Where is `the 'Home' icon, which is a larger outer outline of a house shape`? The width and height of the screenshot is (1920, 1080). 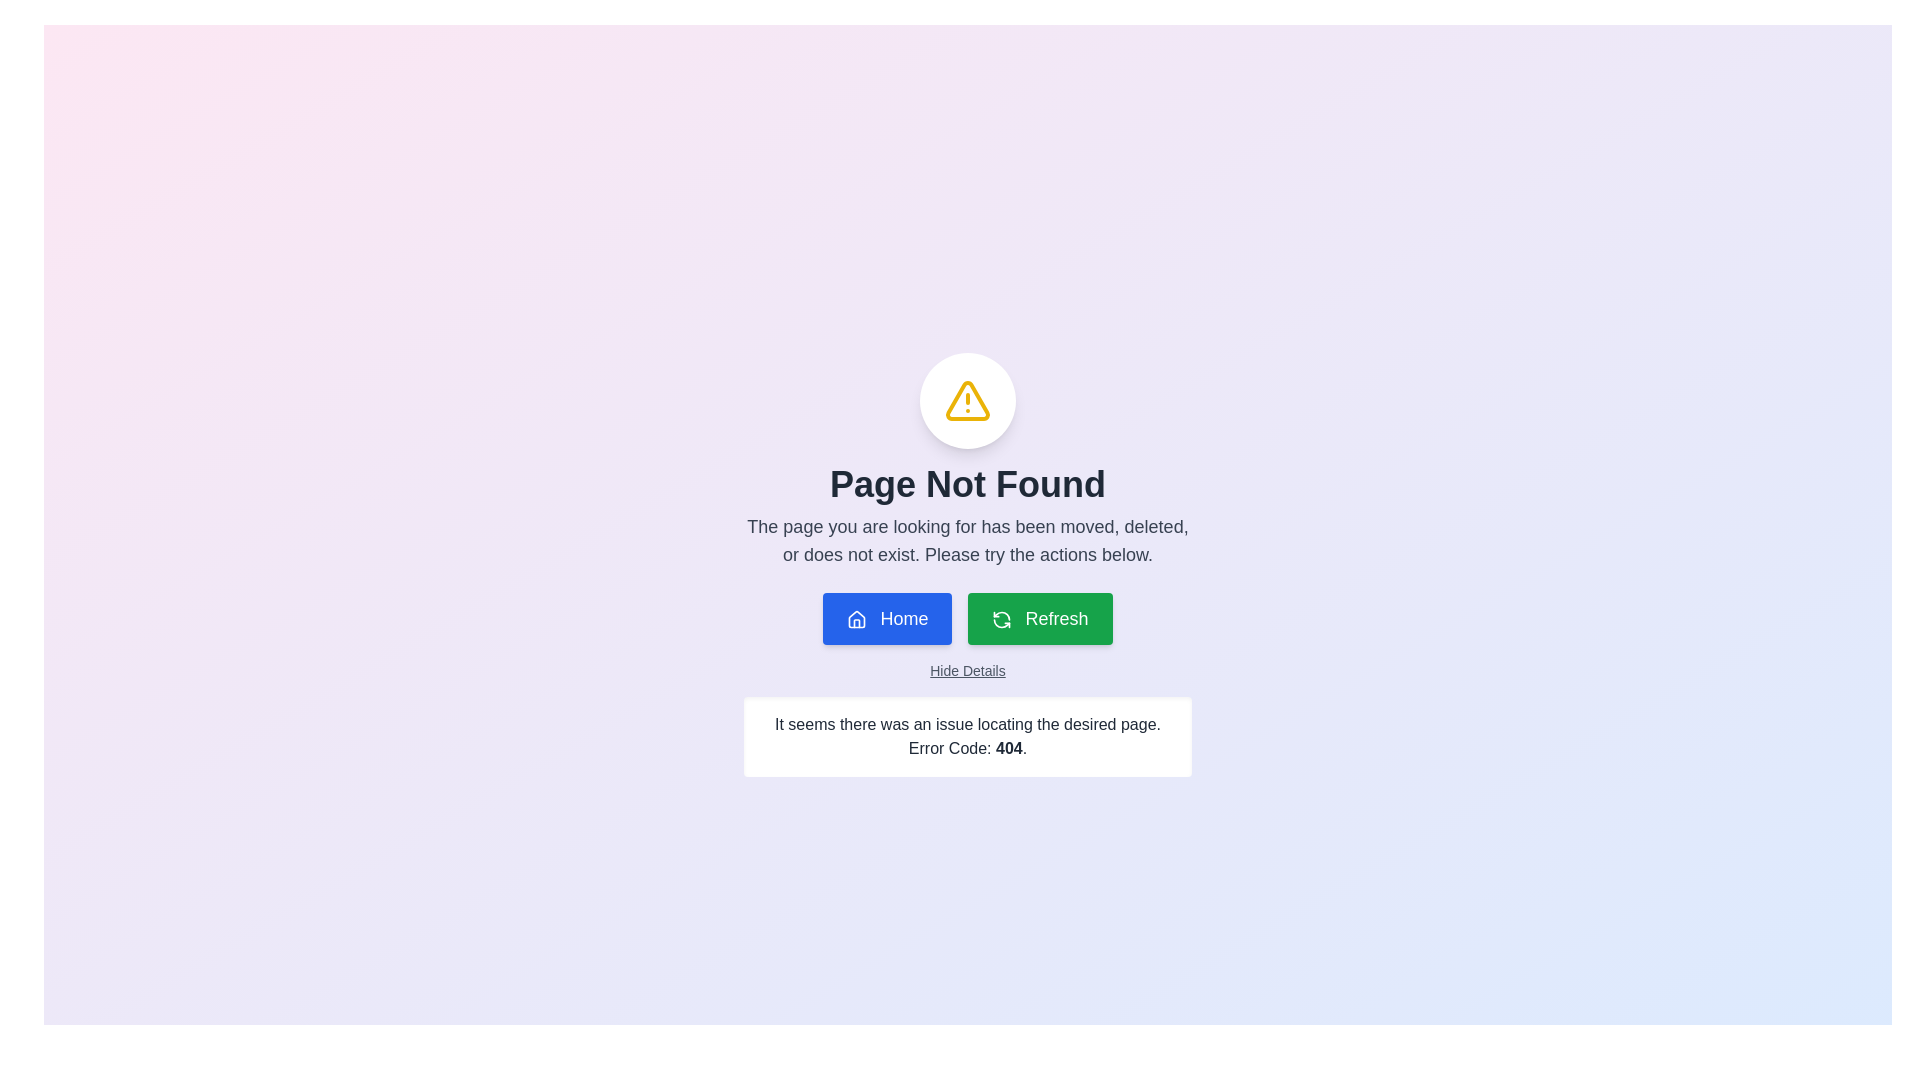
the 'Home' icon, which is a larger outer outline of a house shape is located at coordinates (857, 618).